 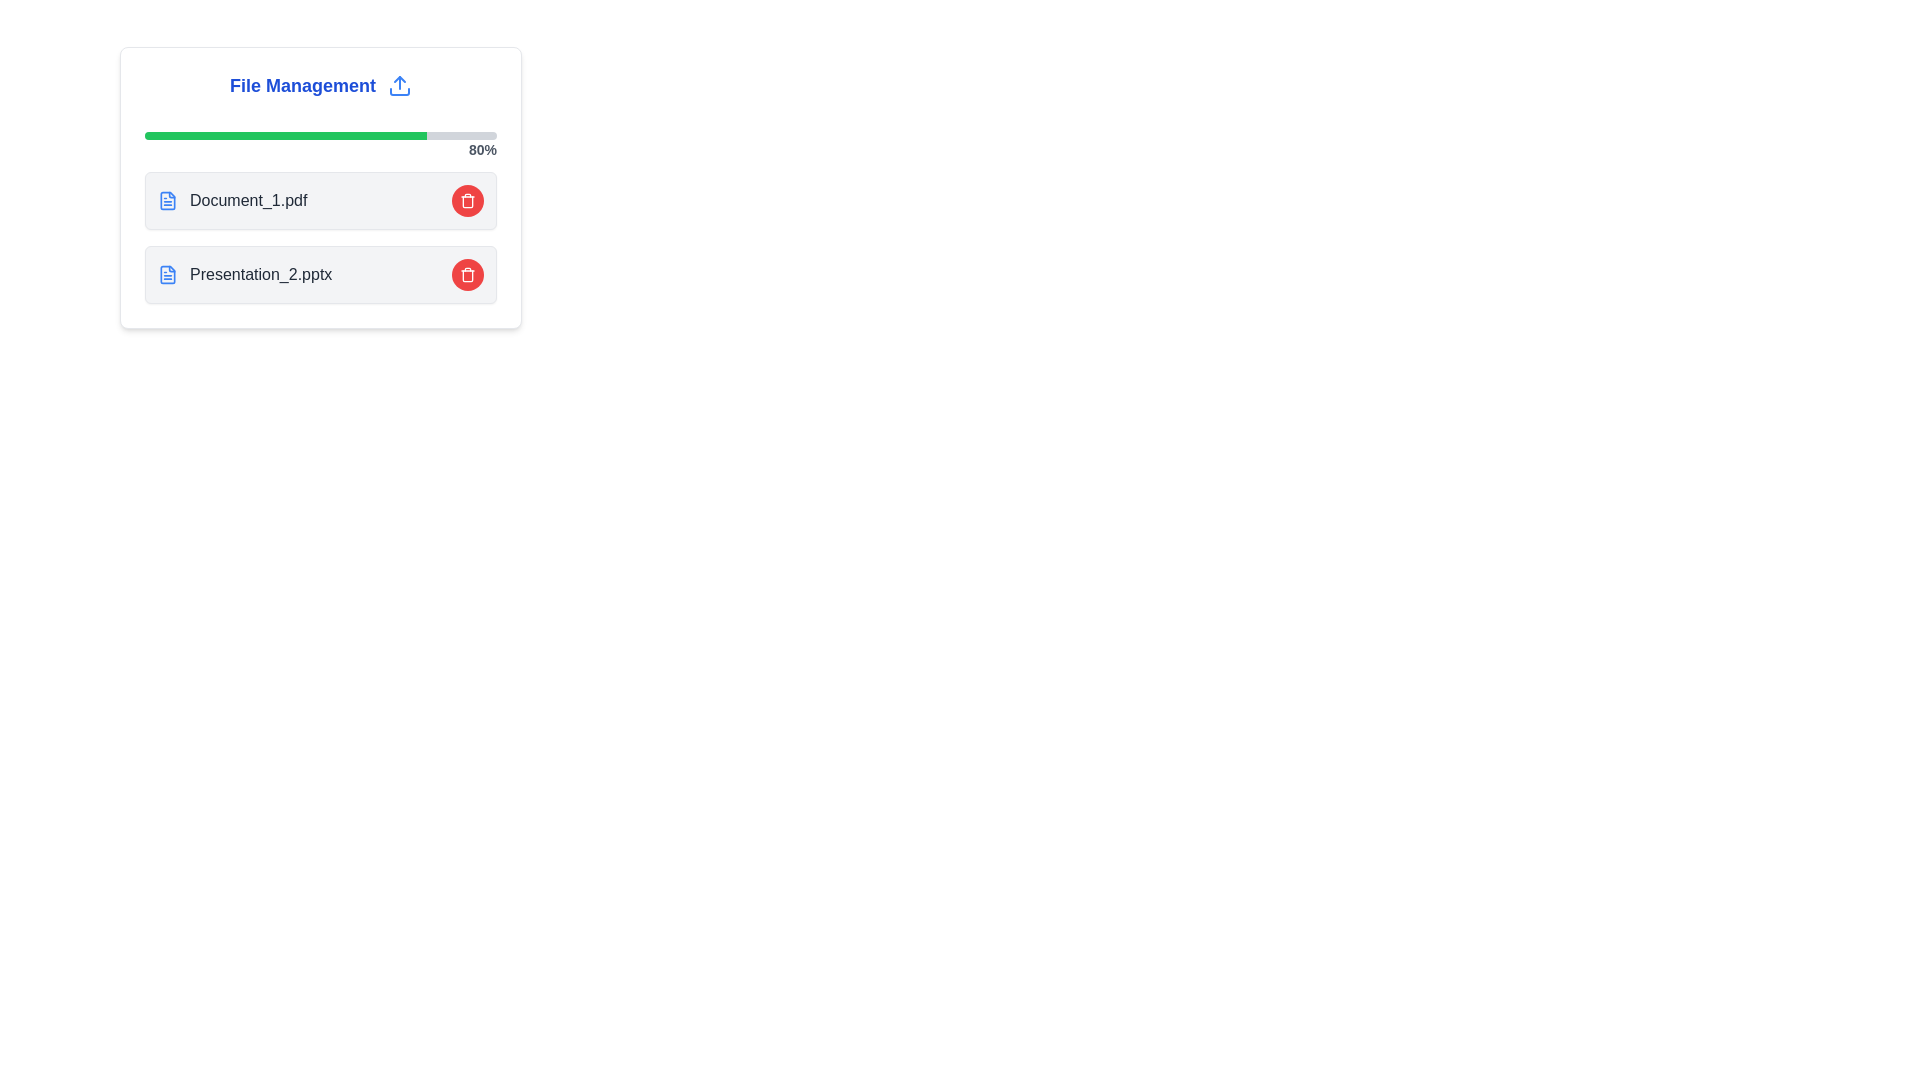 What do you see at coordinates (168, 200) in the screenshot?
I see `the document-style file icon located to the left of the 'Document_1.pdf' text` at bounding box center [168, 200].